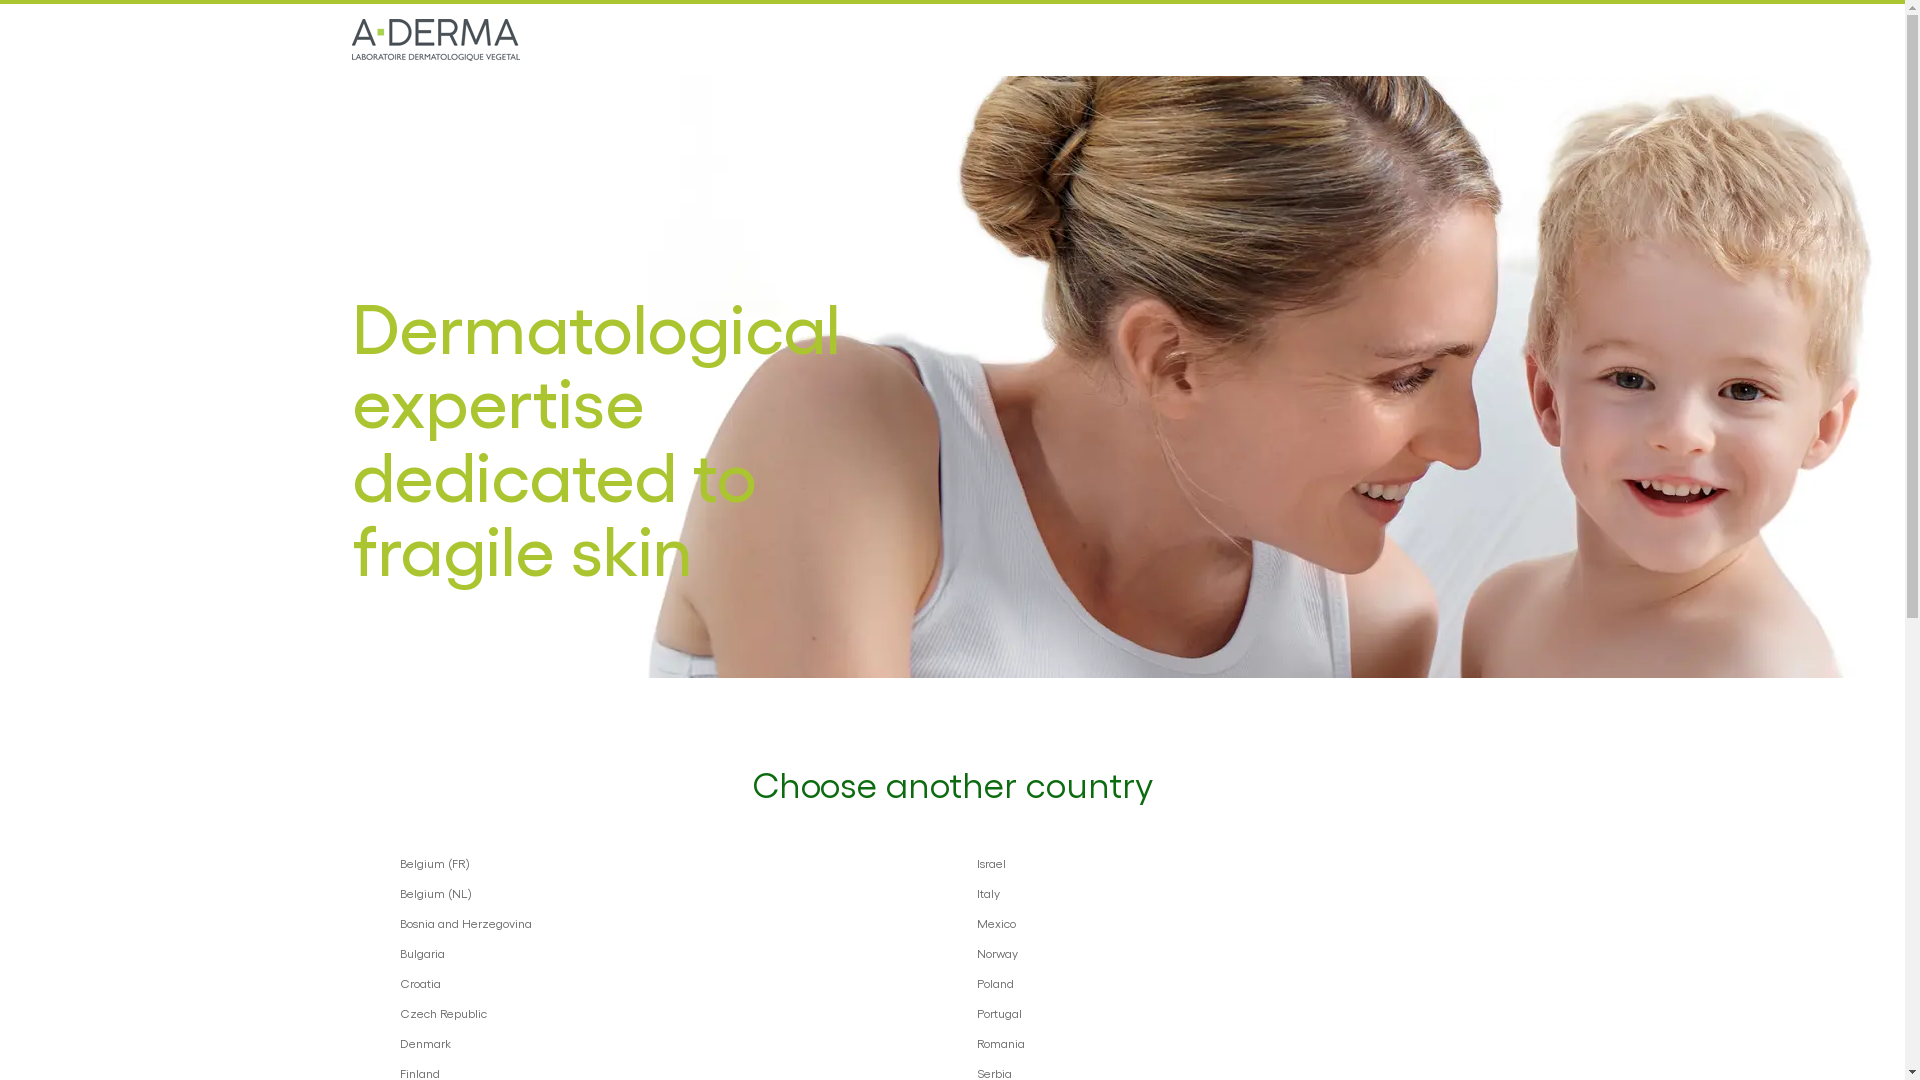 The image size is (1920, 1080). Describe the element at coordinates (1239, 862) in the screenshot. I see `'Israel'` at that location.